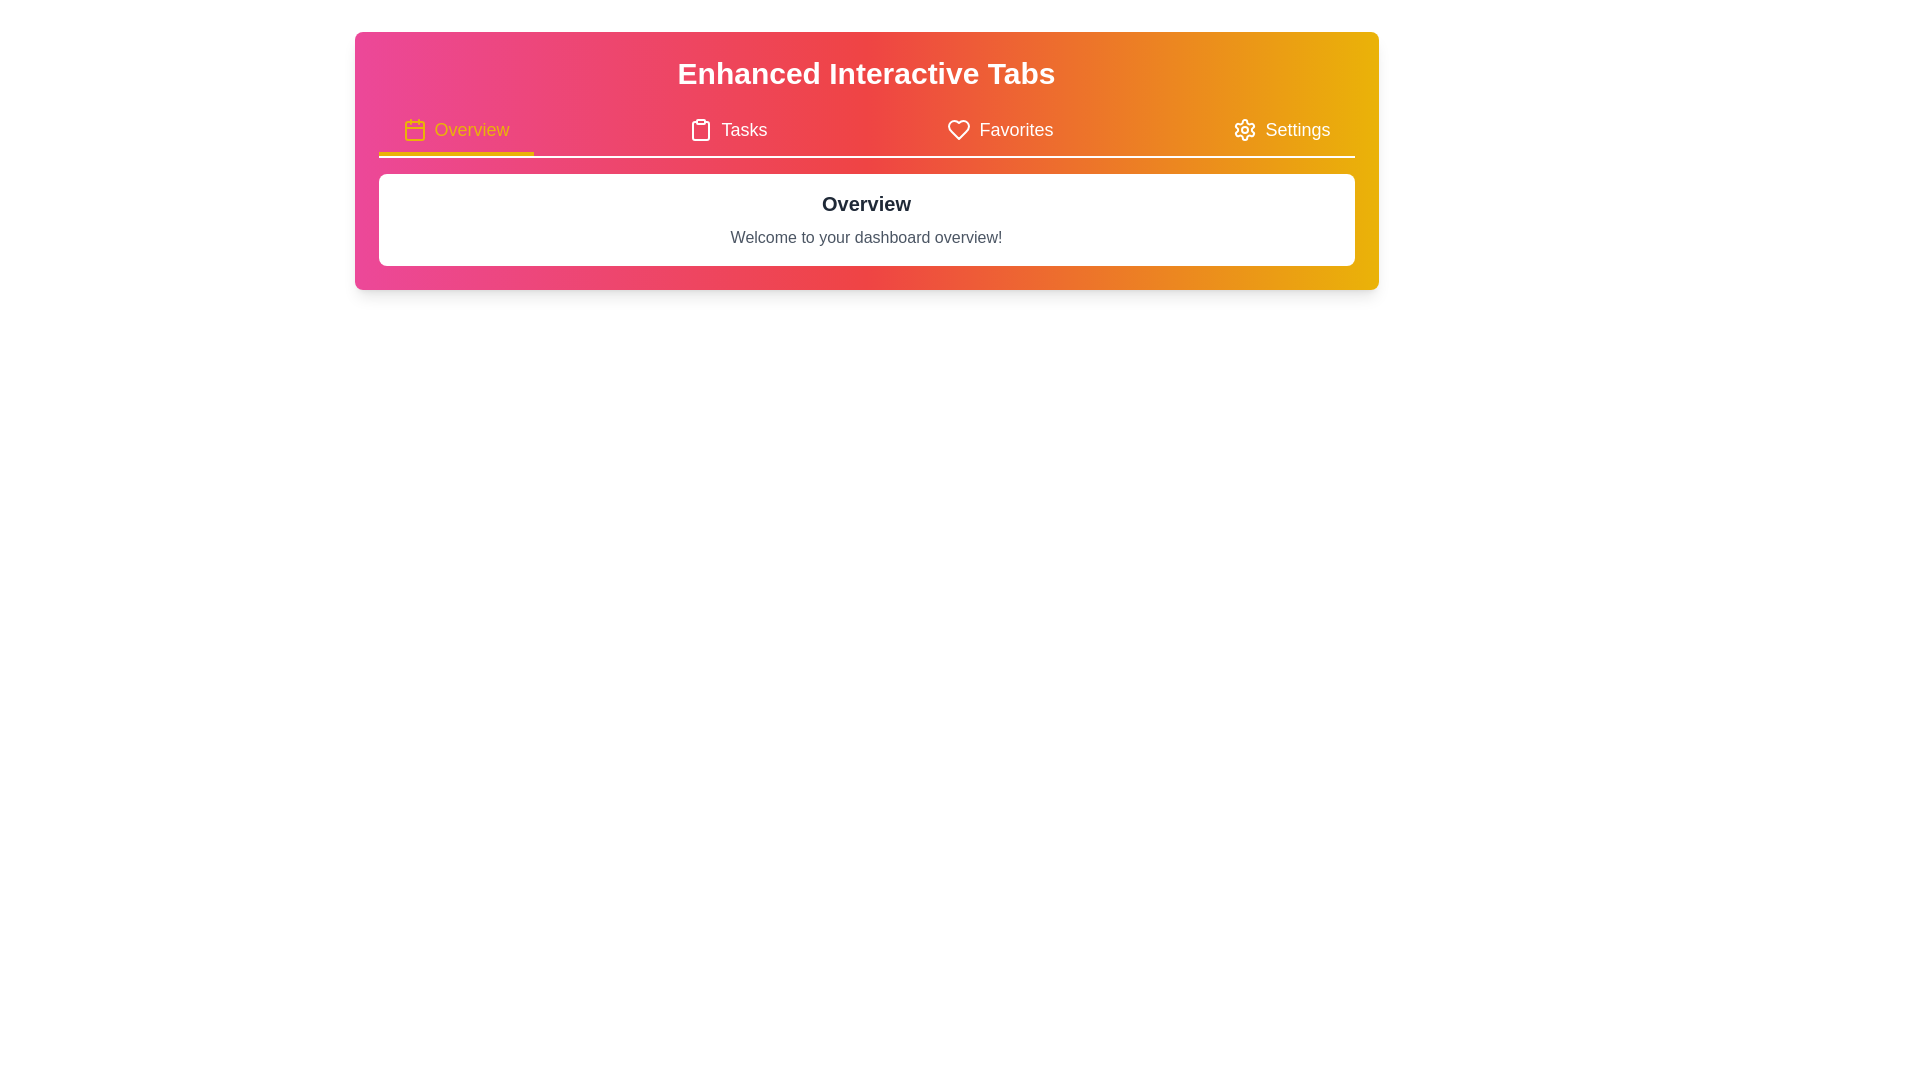 Image resolution: width=1920 pixels, height=1080 pixels. What do you see at coordinates (866, 237) in the screenshot?
I see `text element displaying 'Welcome to your dashboard overview!' which is styled with light gray text and is located within a white box under the 'Overview' header` at bounding box center [866, 237].